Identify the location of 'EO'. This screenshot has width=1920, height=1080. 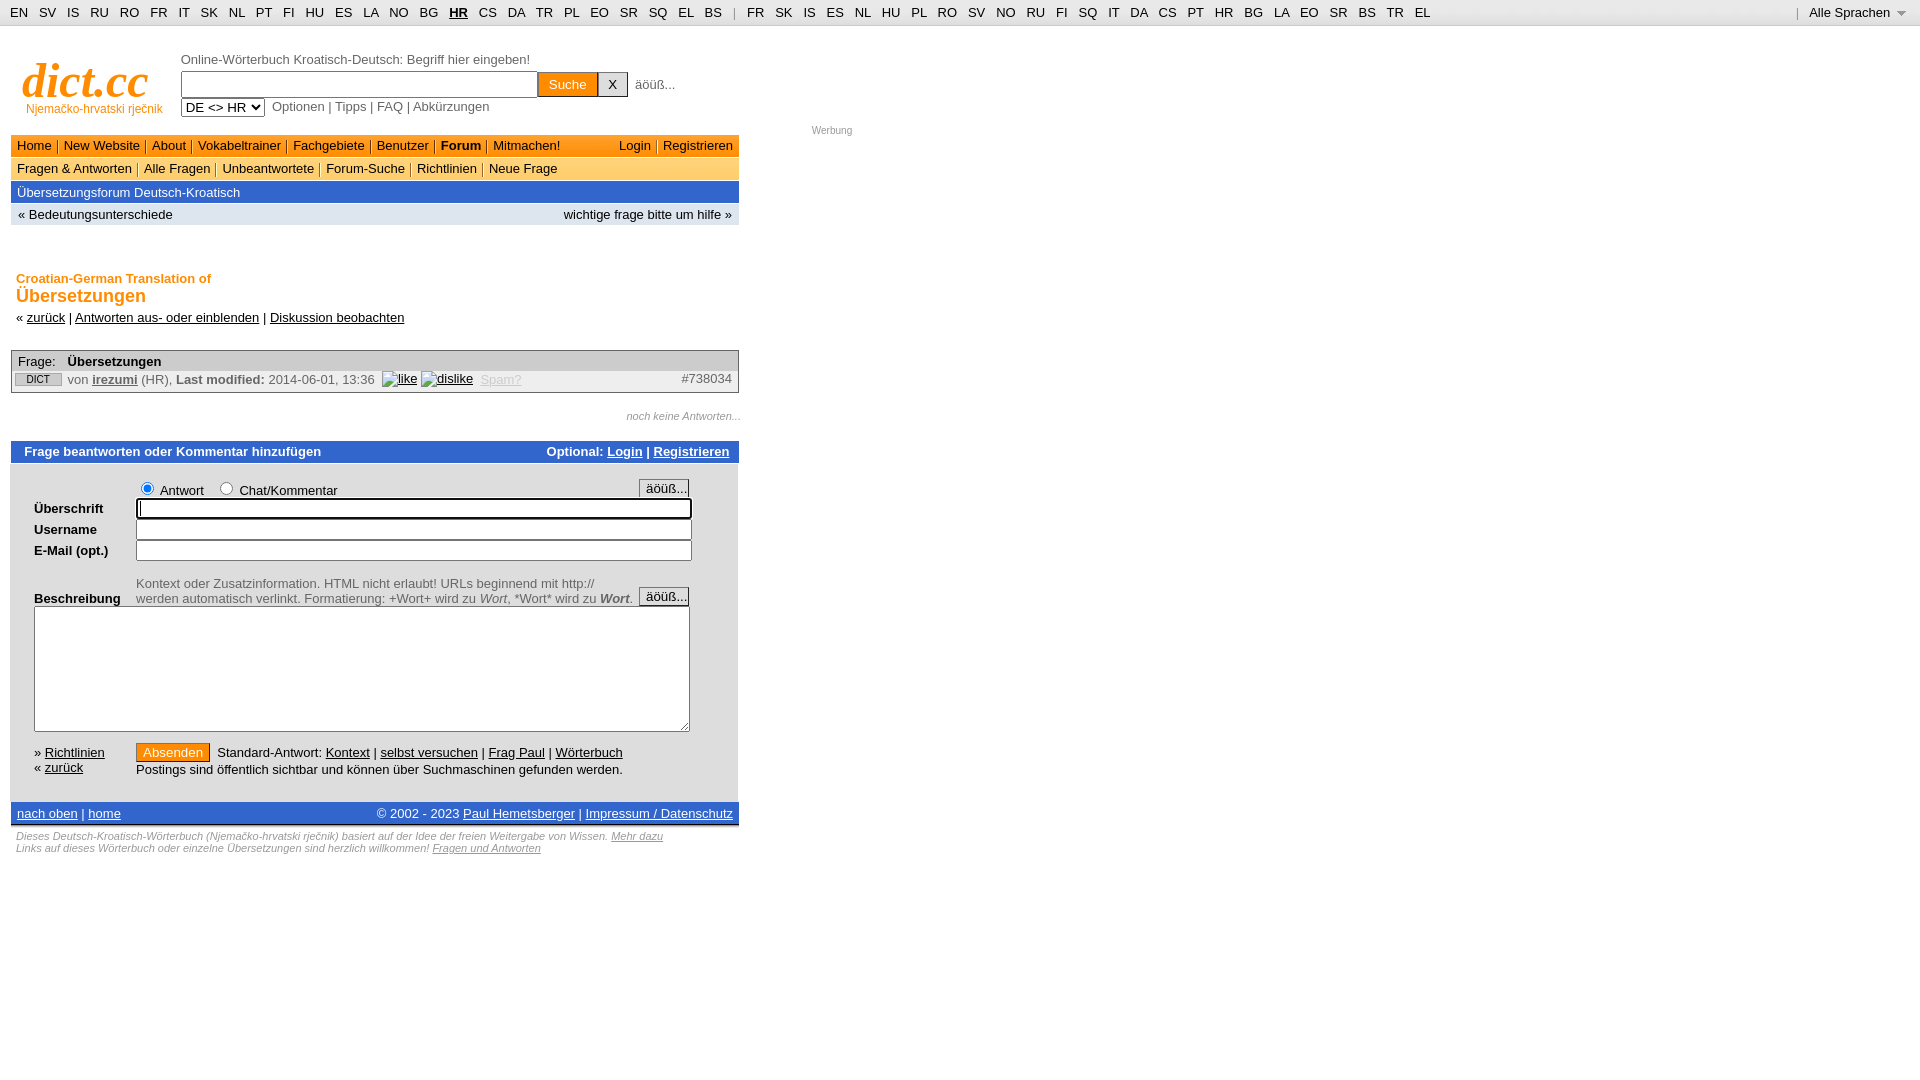
(598, 12).